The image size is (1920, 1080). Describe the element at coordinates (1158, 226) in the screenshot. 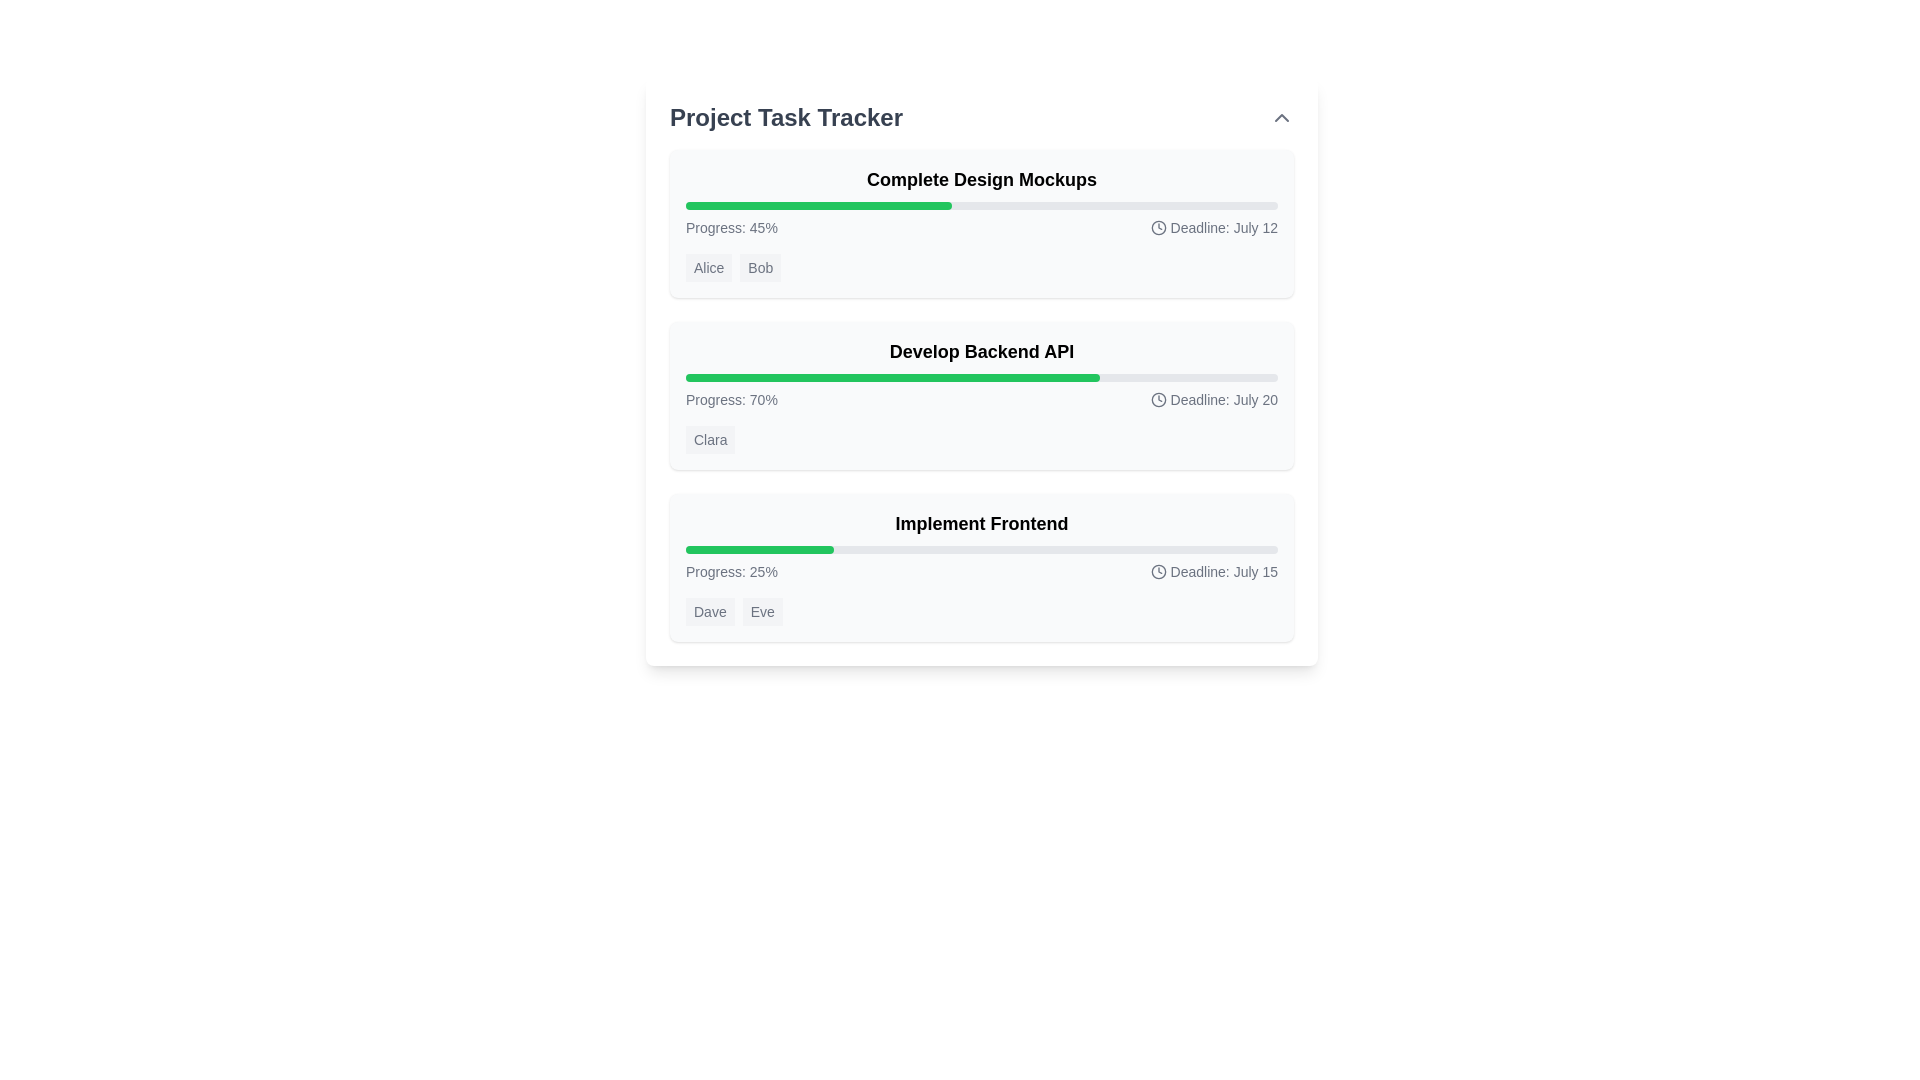

I see `the clock icon that indicates the deadline, which is located to the left of the text 'Deadline: July 12' in the top section of the interface` at that location.